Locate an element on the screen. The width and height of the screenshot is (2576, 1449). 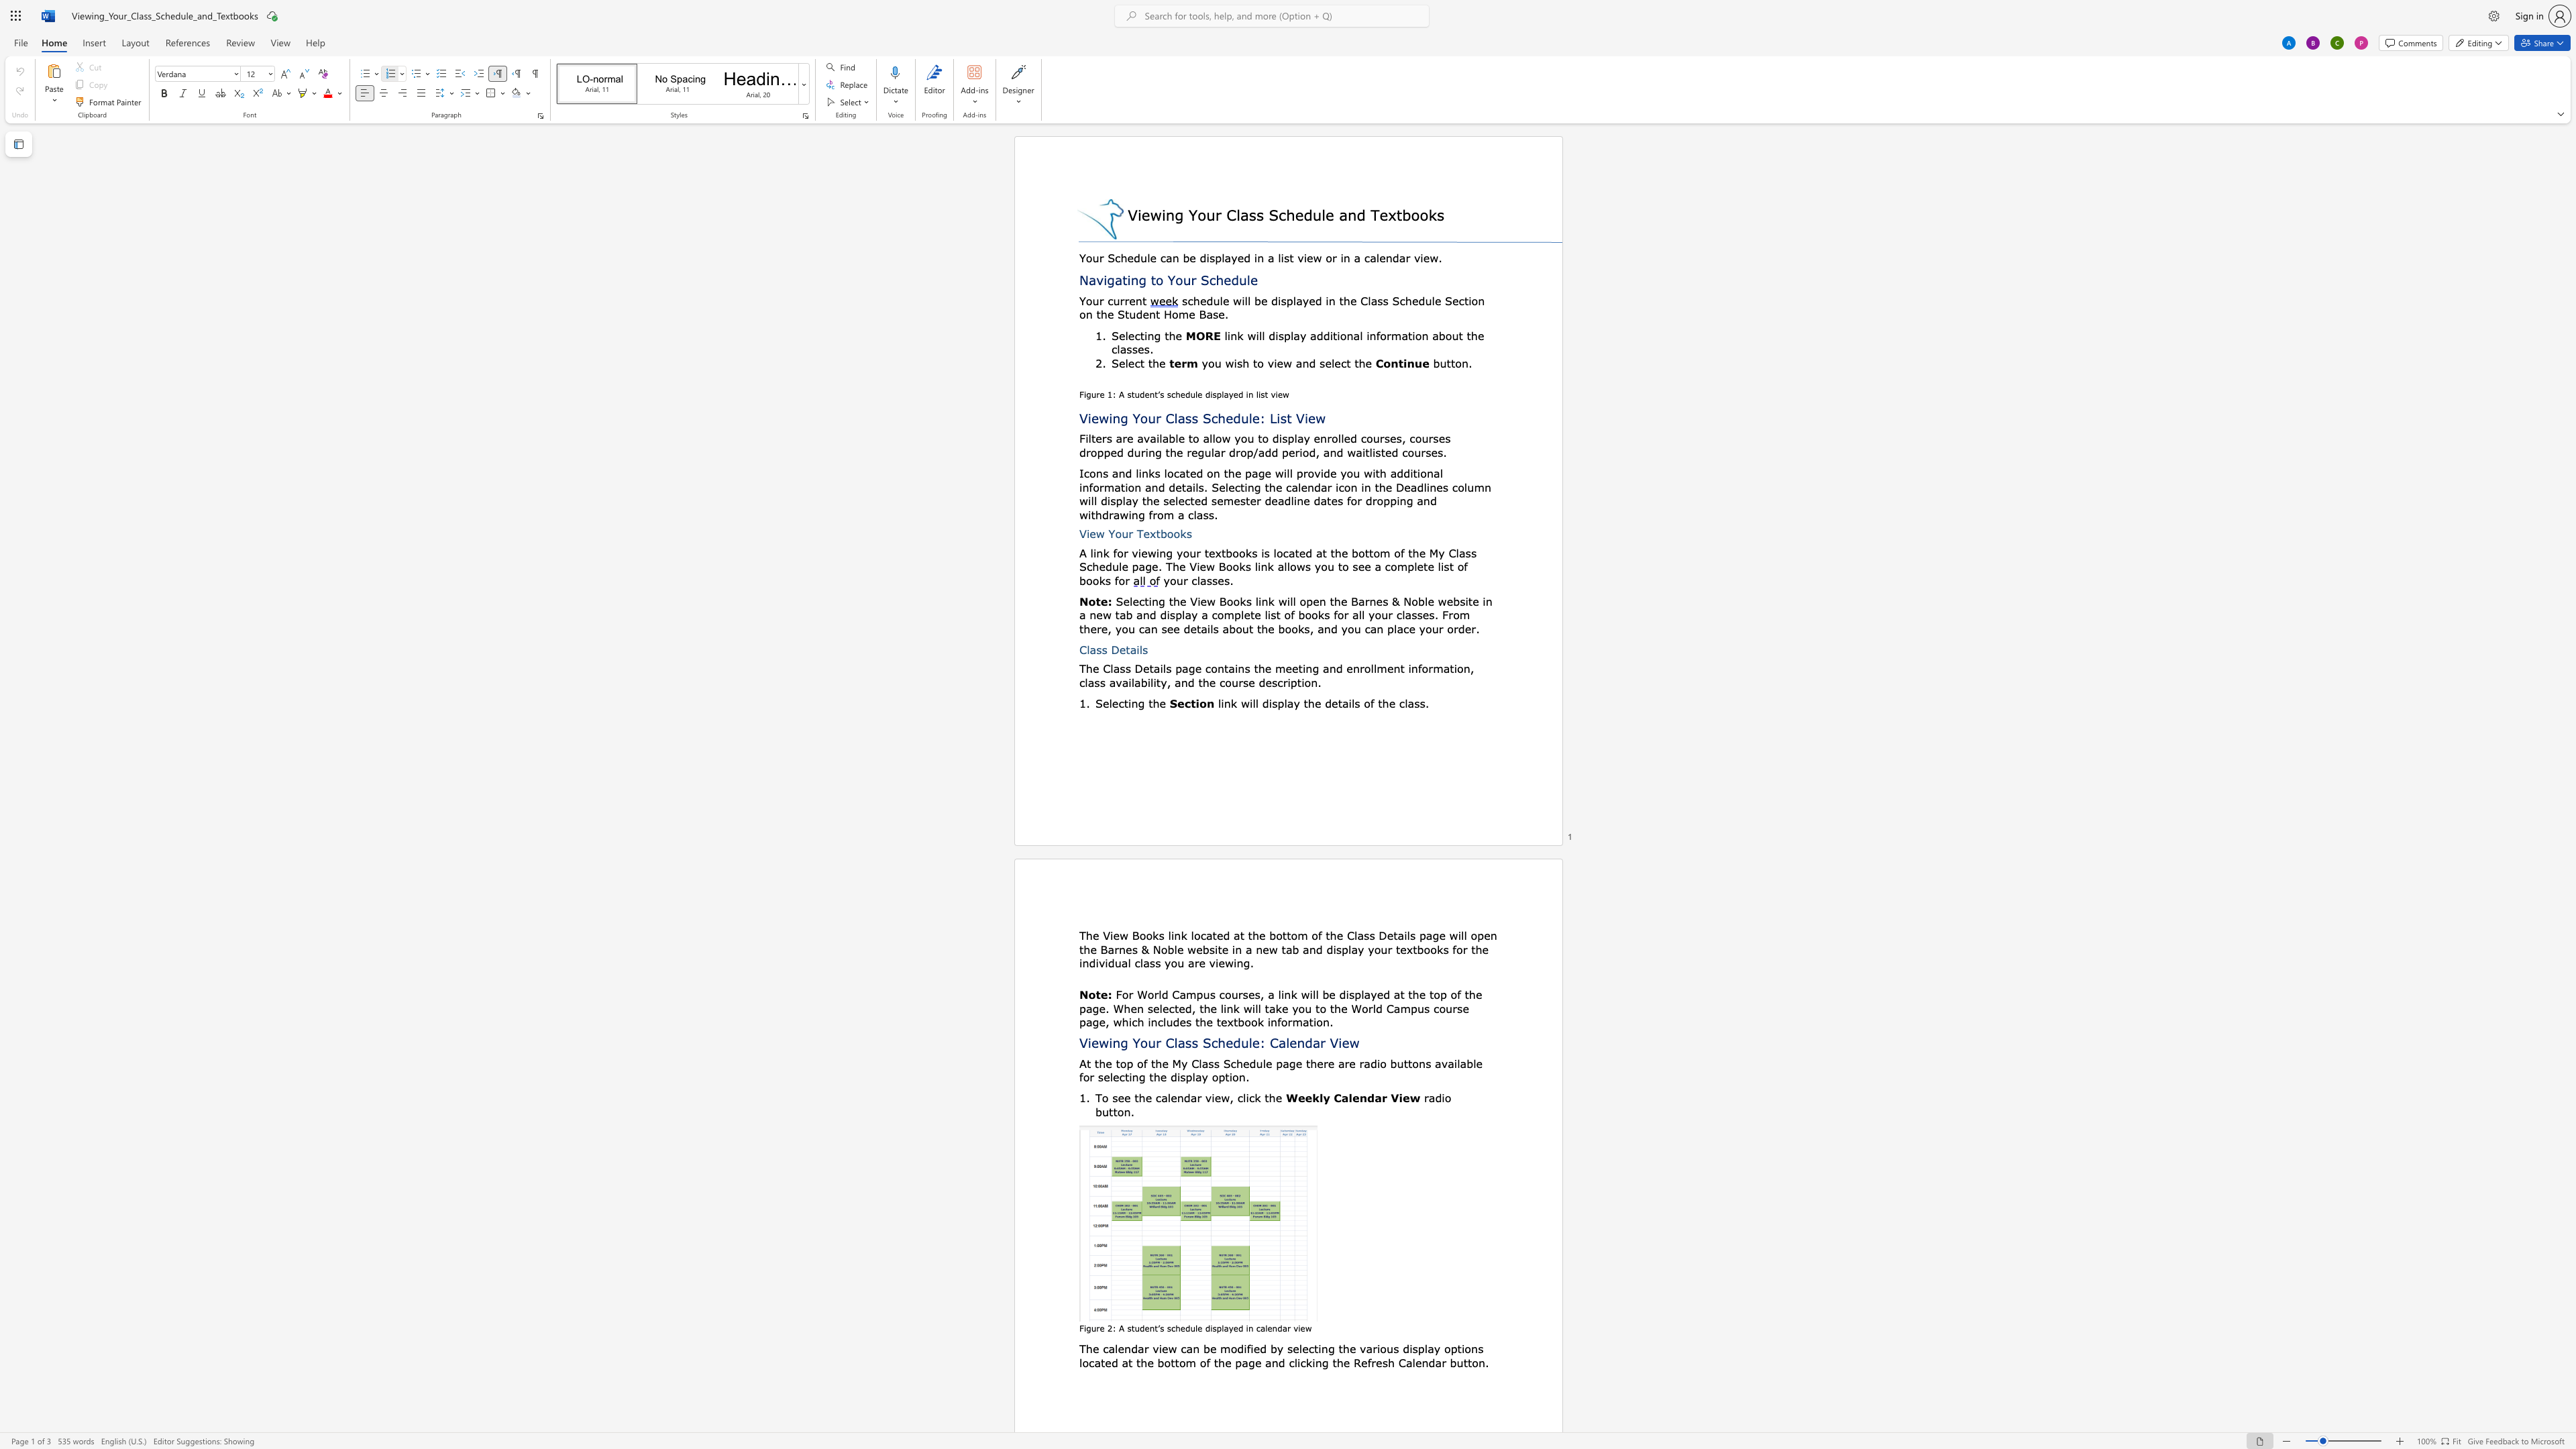
the 3th character "n" in the text is located at coordinates (1088, 313).